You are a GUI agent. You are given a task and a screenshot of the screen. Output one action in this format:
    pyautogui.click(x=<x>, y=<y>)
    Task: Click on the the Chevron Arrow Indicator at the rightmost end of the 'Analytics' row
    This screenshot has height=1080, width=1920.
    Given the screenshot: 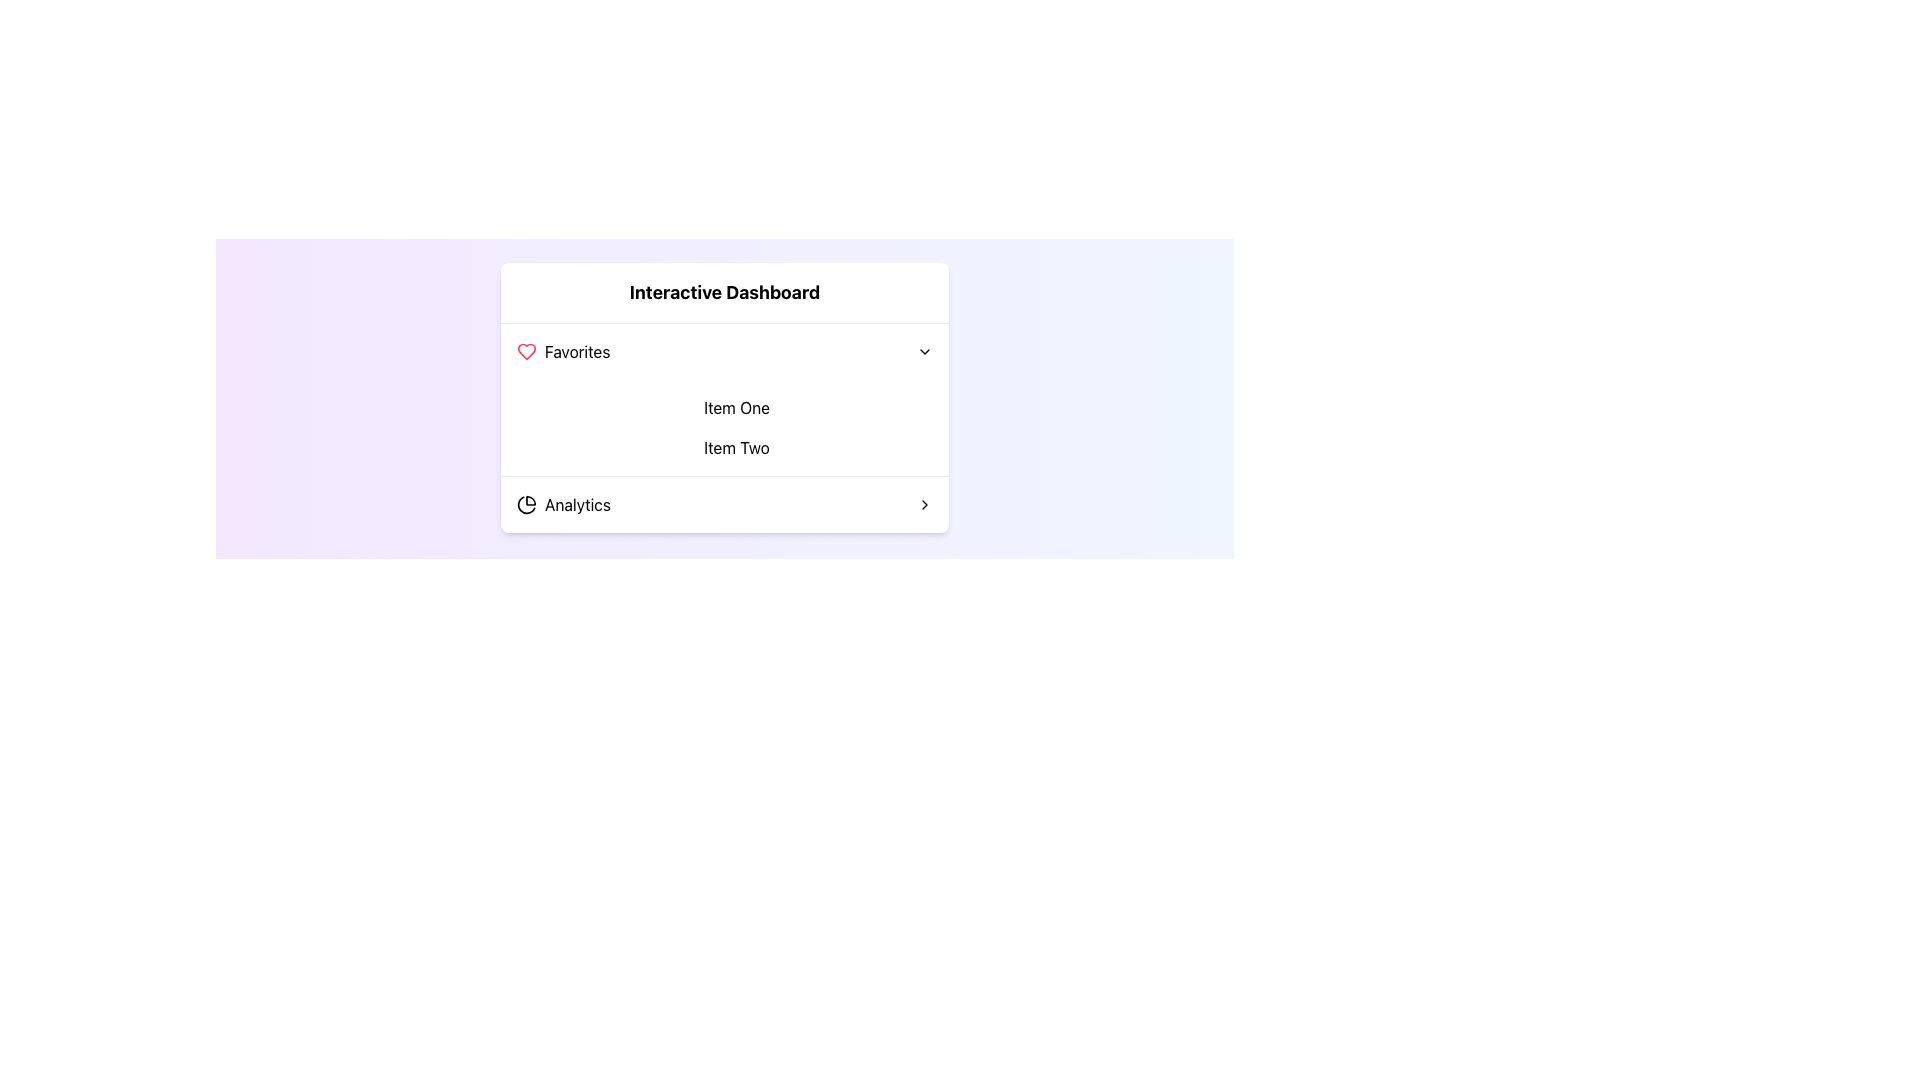 What is the action you would take?
    pyautogui.click(x=924, y=504)
    